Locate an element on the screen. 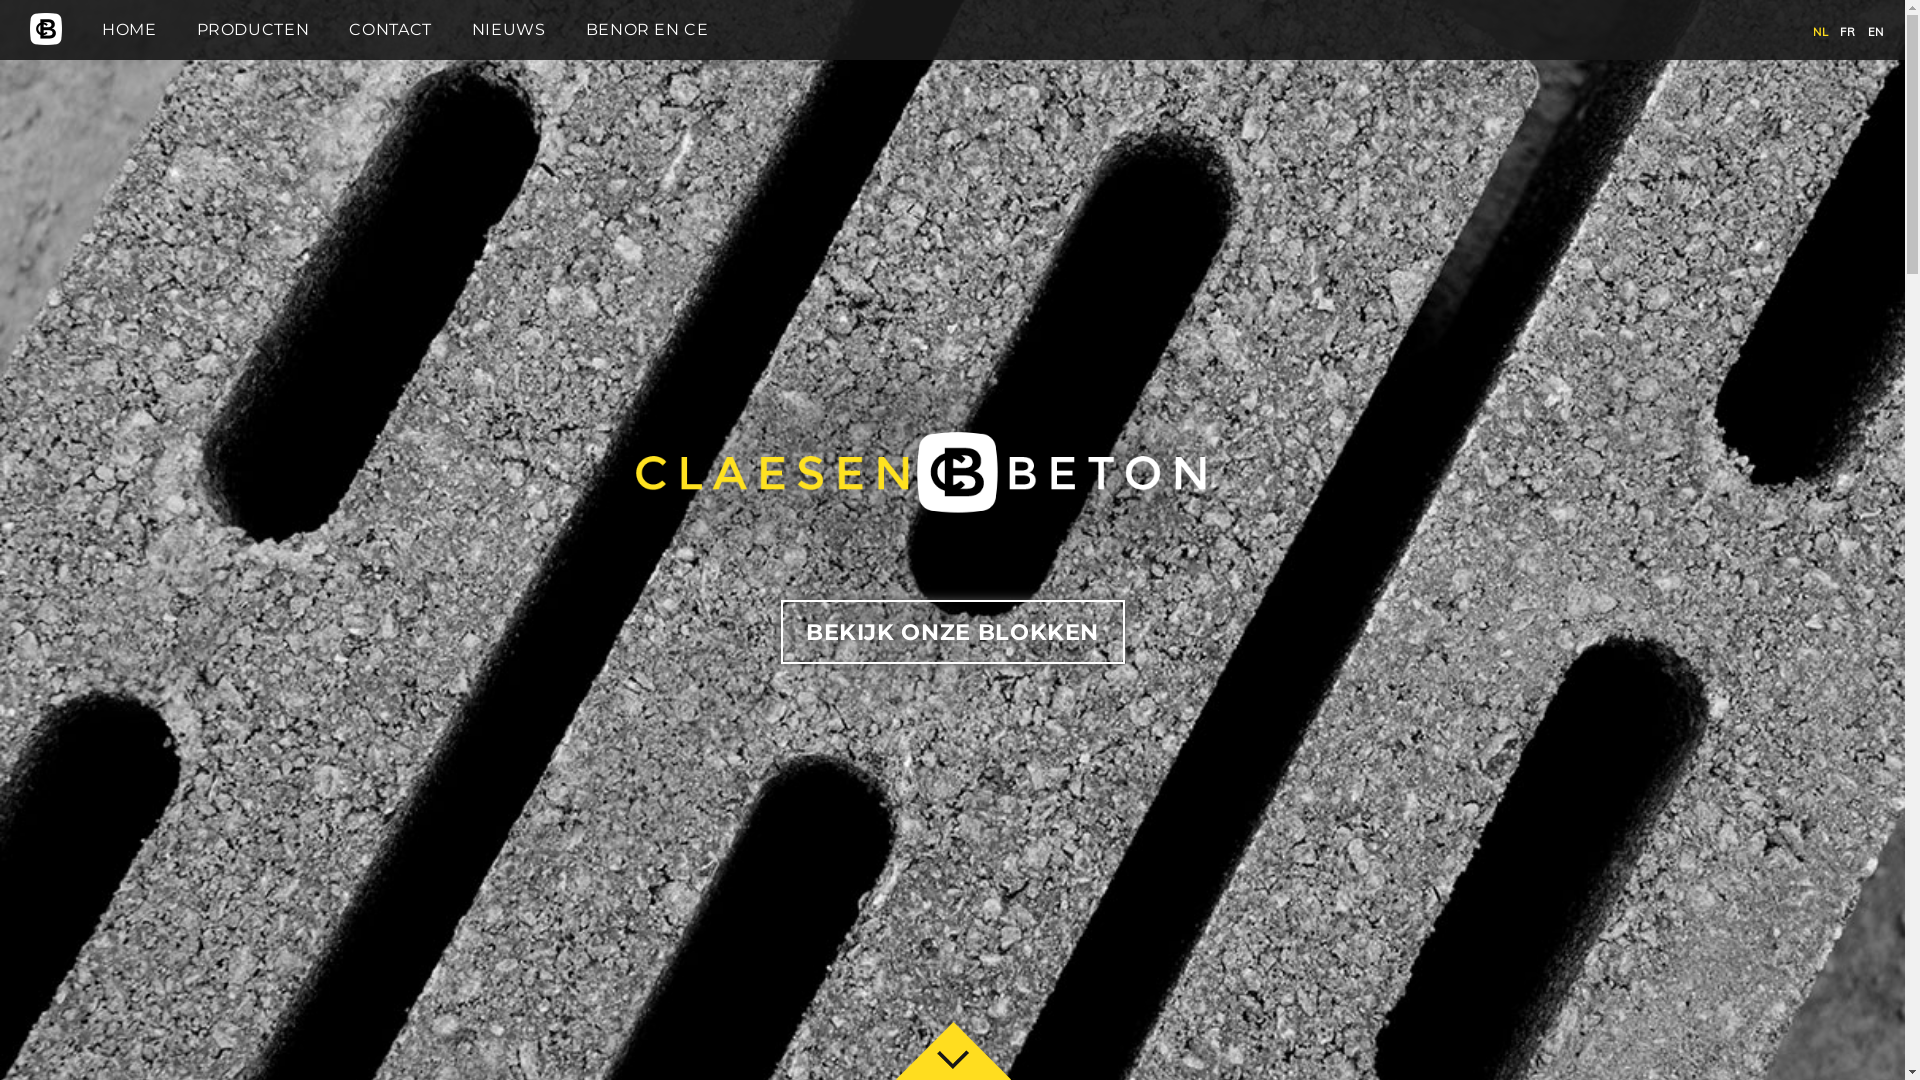 The height and width of the screenshot is (1080, 1920). 'BEKIJK ONZE BLOKKEN' is located at coordinates (950, 632).